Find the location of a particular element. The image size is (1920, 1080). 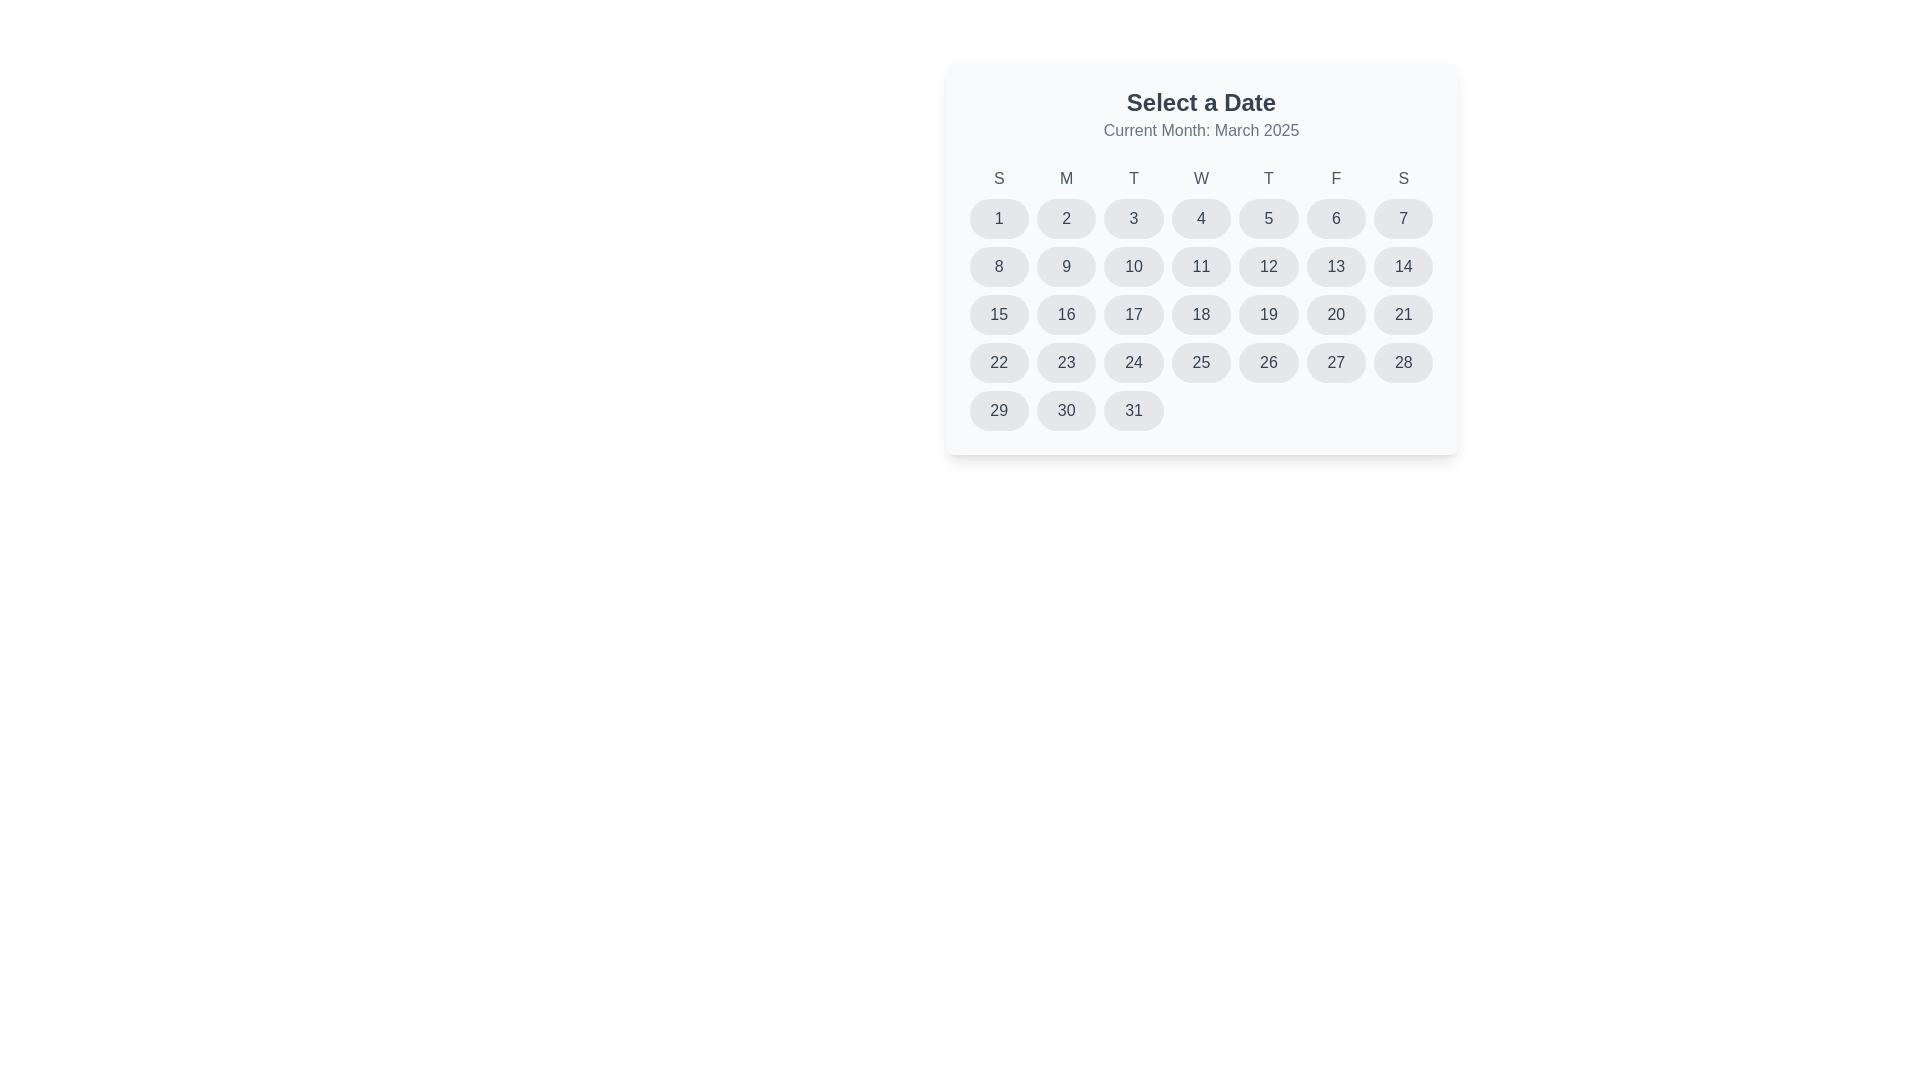

the rounded rectangular button with a gray background containing the number '9' in dark gray text is located at coordinates (1065, 265).